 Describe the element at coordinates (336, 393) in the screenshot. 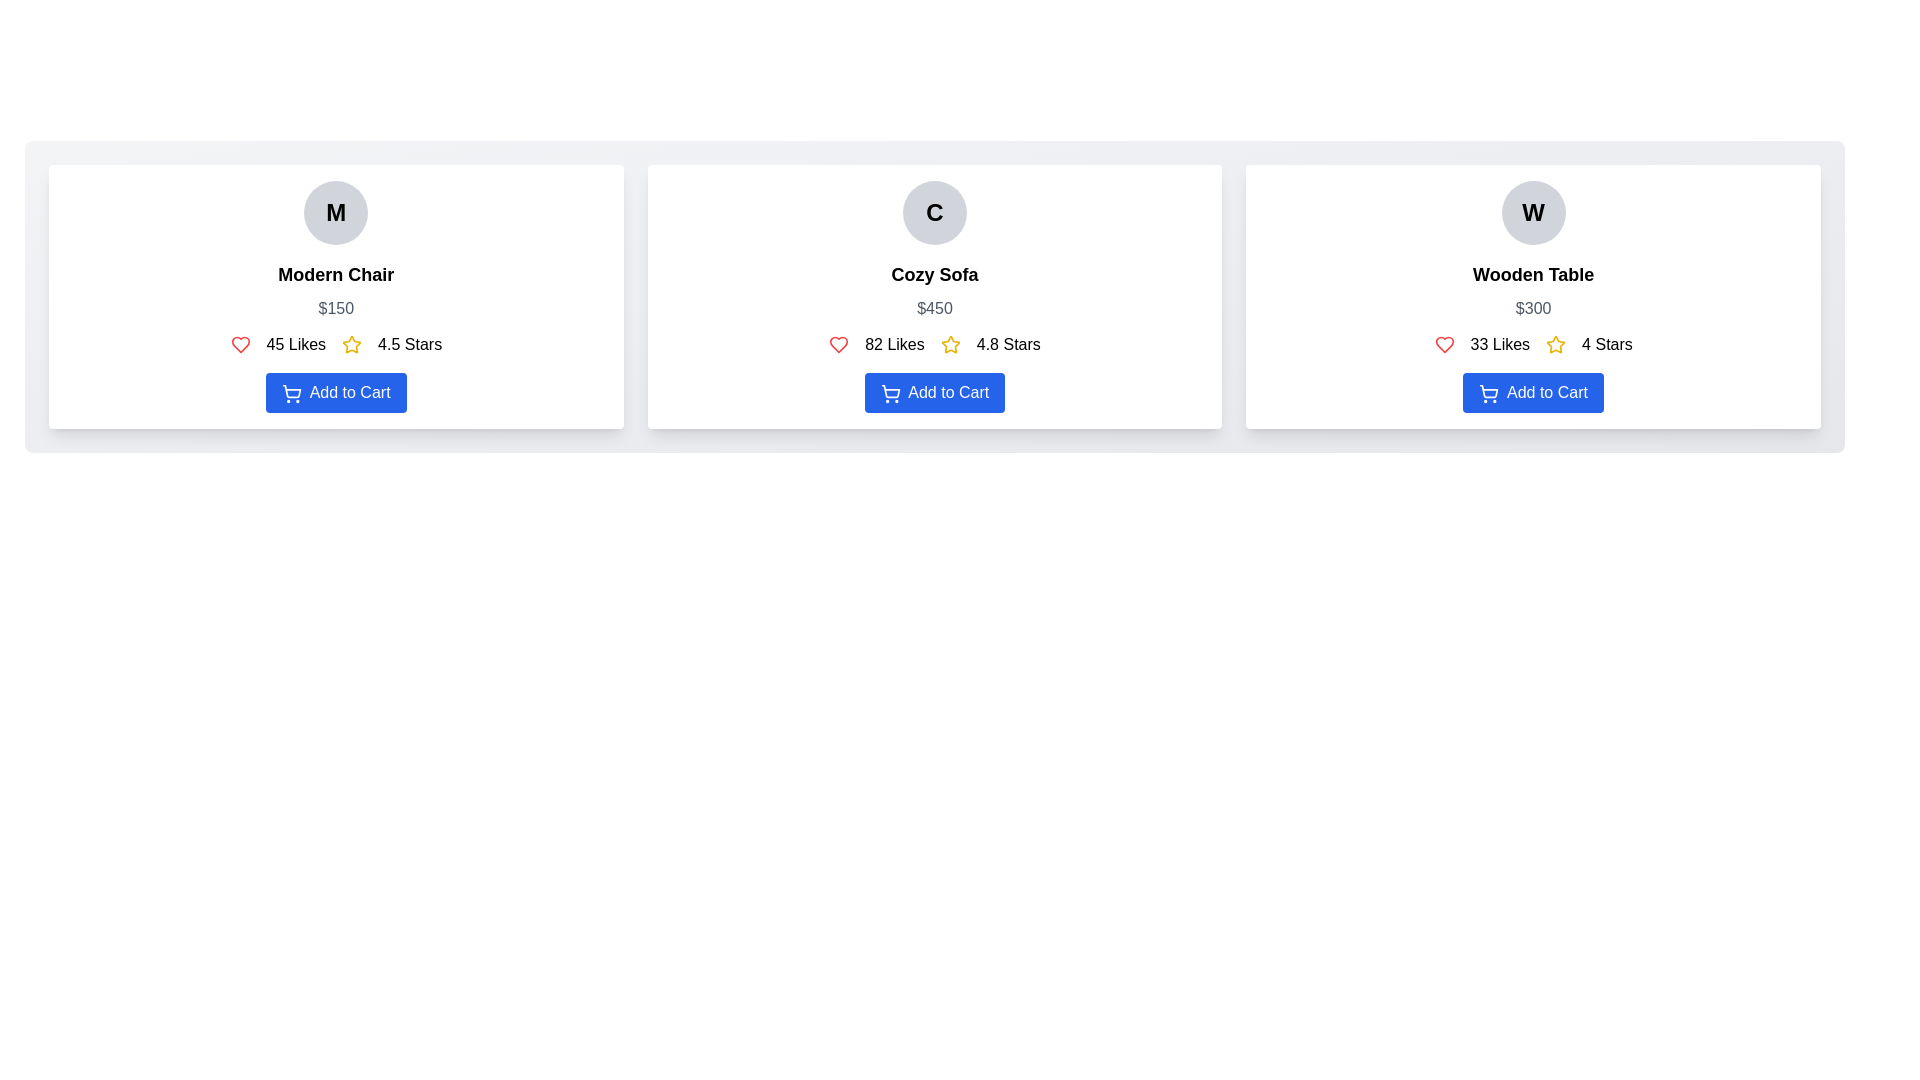

I see `the 'Add to Cart' button located at the bottom center of the product card for 'Modern Chair'` at that location.